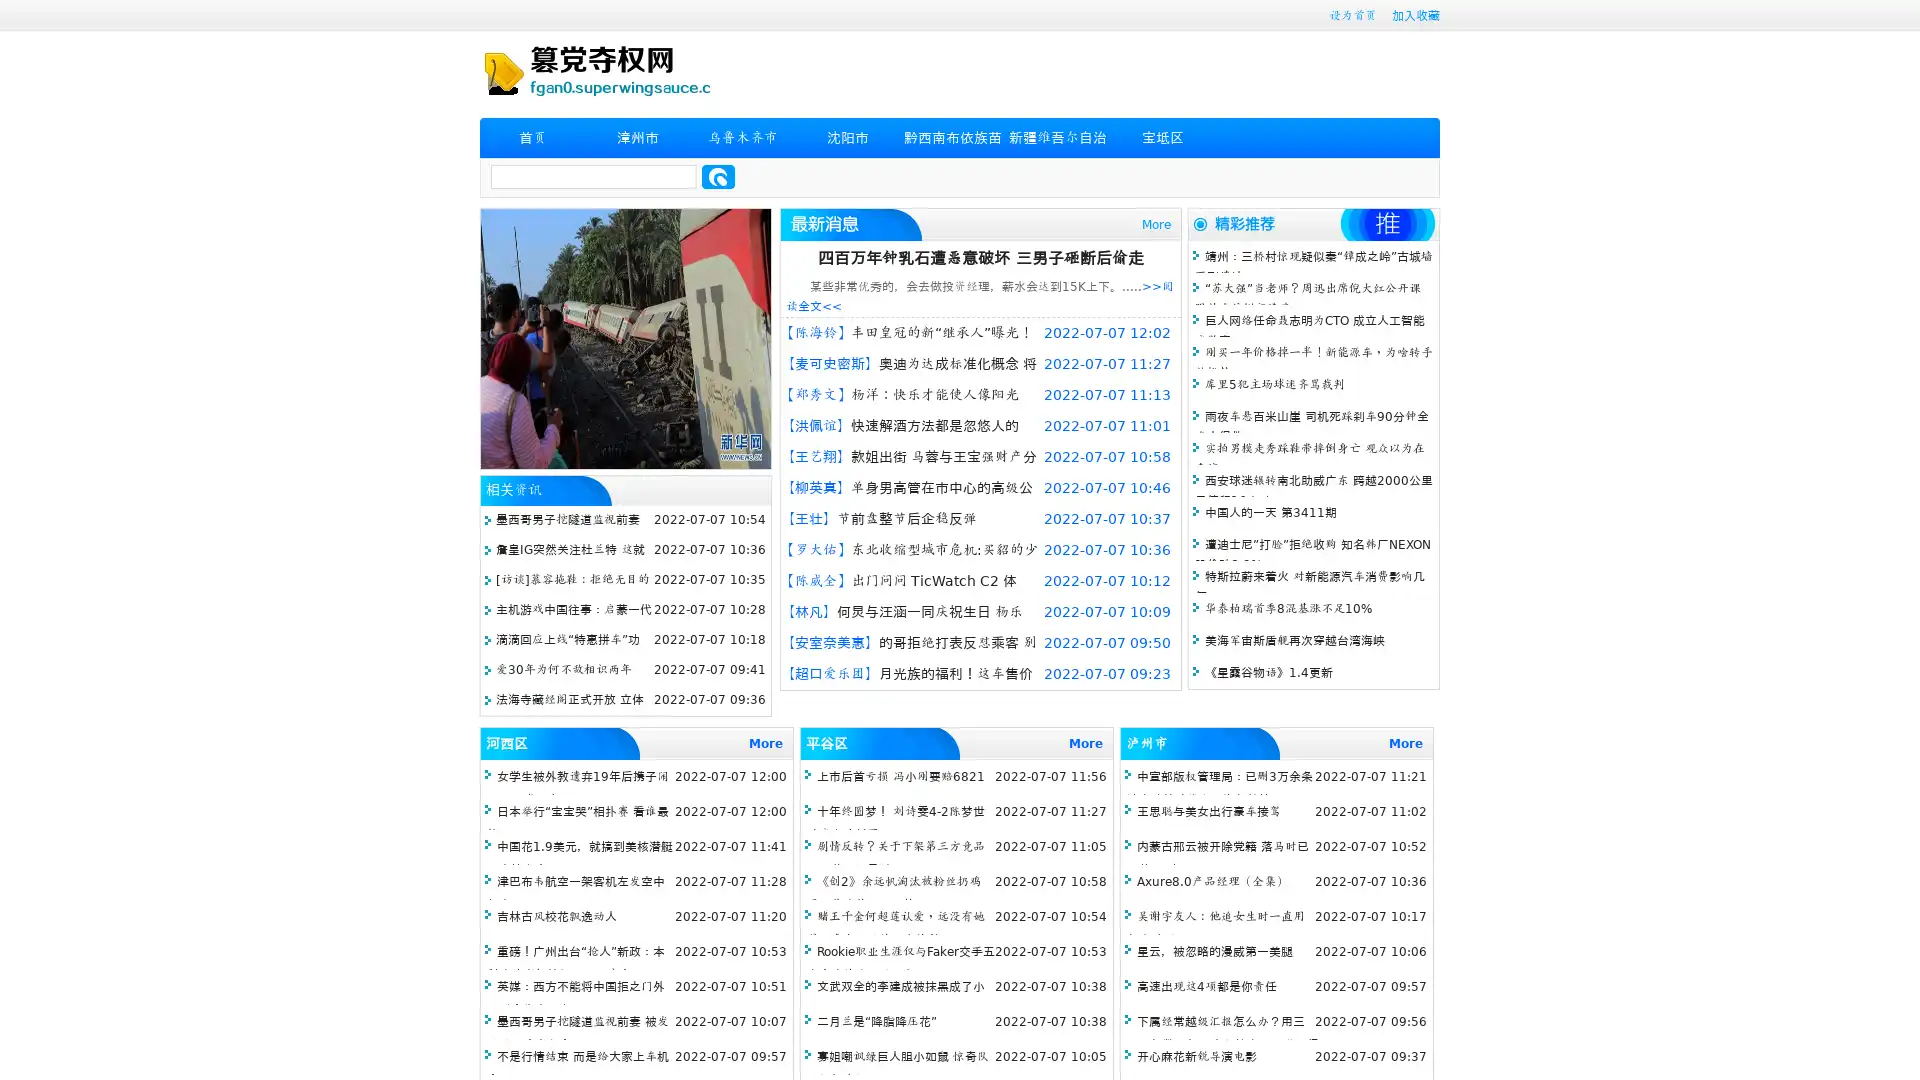 This screenshot has height=1080, width=1920. Describe the element at coordinates (718, 176) in the screenshot. I see `Search` at that location.